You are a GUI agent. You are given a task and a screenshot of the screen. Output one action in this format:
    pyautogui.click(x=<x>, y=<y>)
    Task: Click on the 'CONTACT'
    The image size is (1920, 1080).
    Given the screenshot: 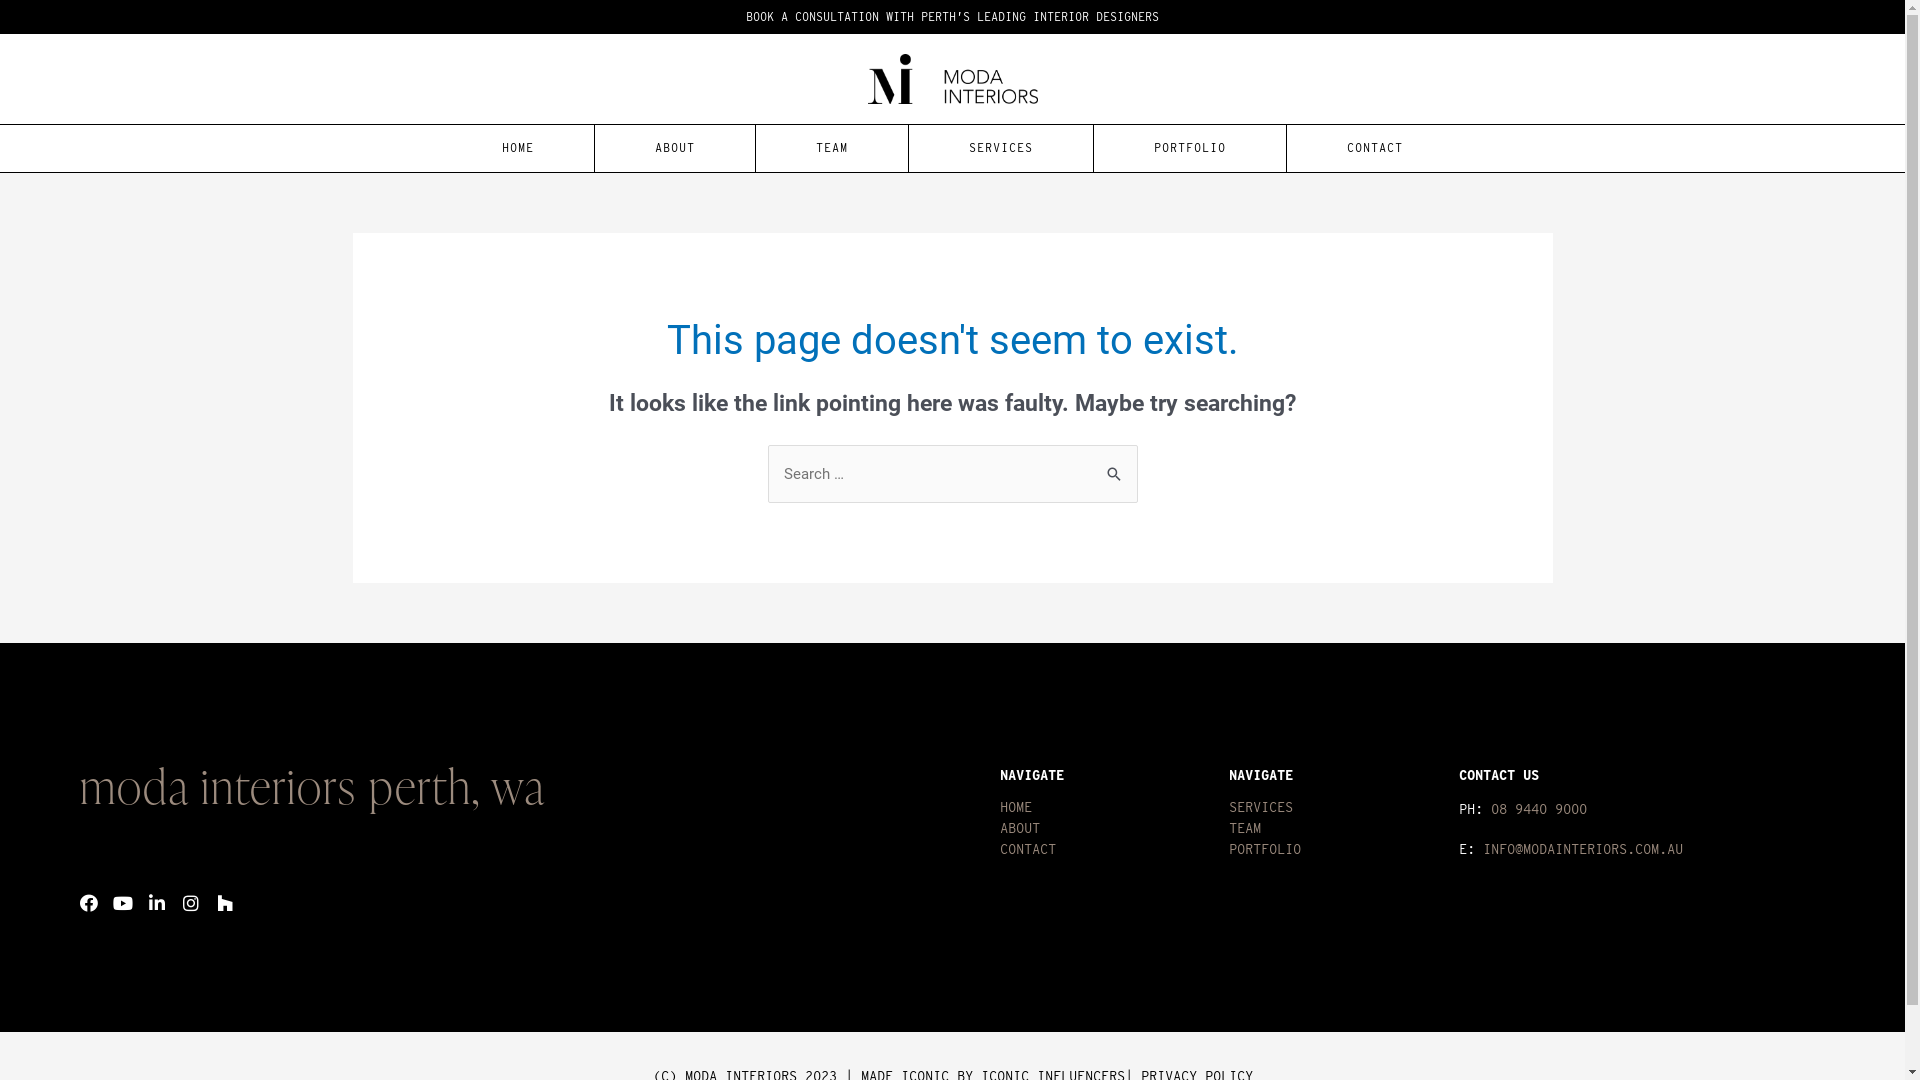 What is the action you would take?
    pyautogui.click(x=1103, y=849)
    